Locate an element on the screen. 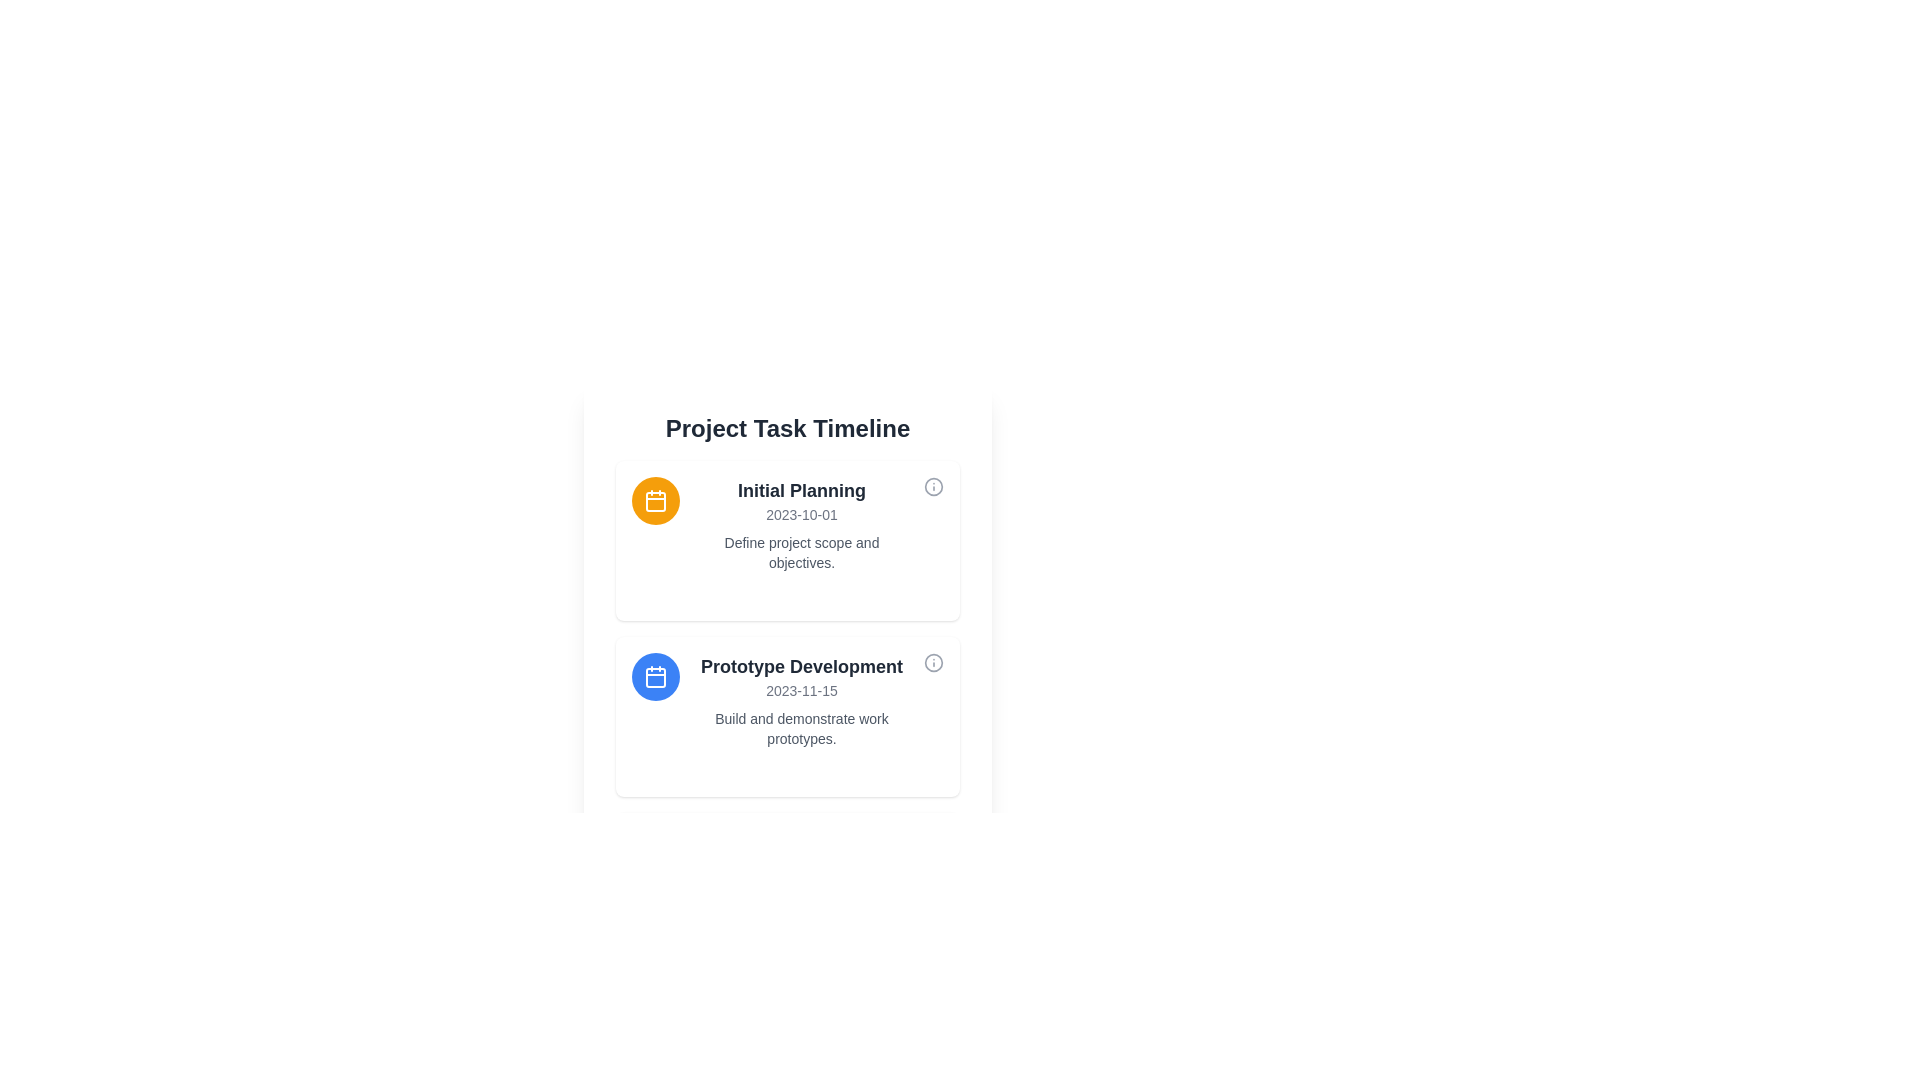 This screenshot has height=1080, width=1920. the second task item in the Project Task Timeline, which contains details about its title, due date, description, and current status is located at coordinates (786, 716).